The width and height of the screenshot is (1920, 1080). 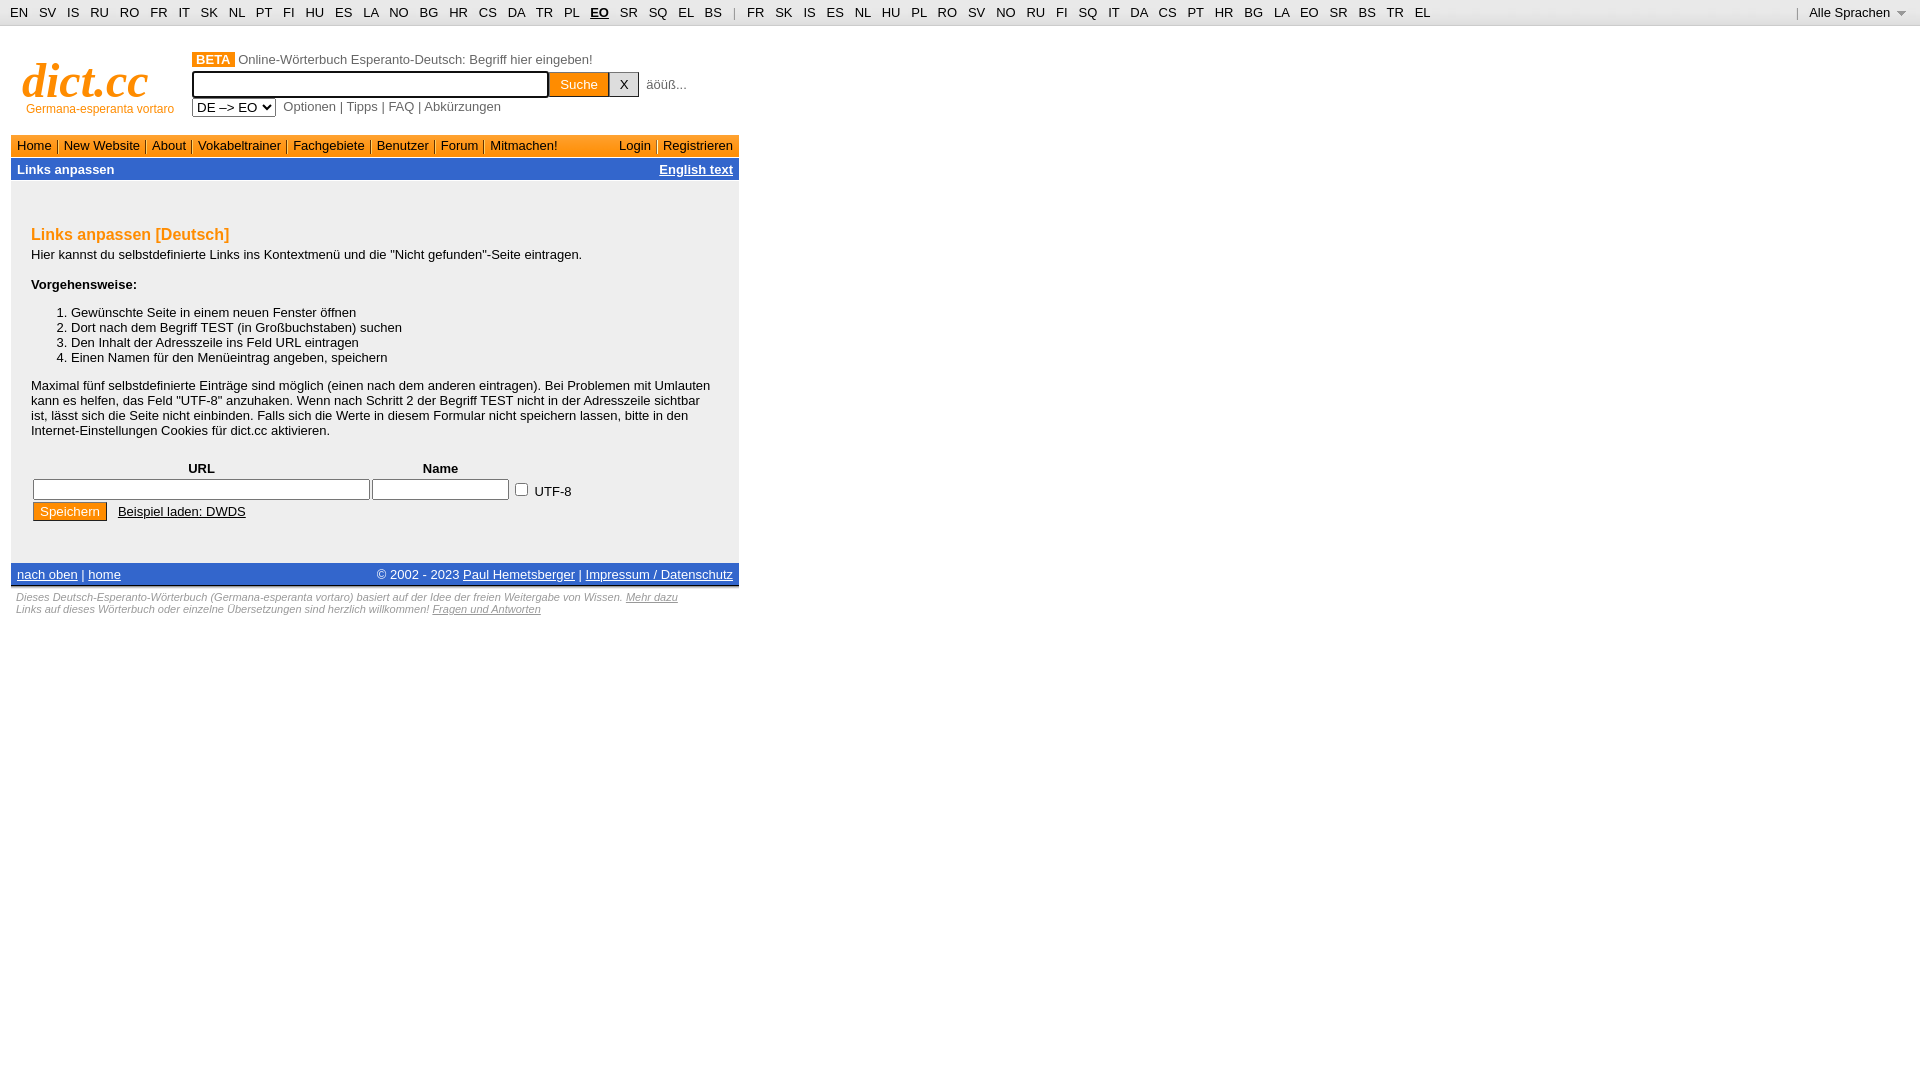 I want to click on 'SR', so click(x=618, y=12).